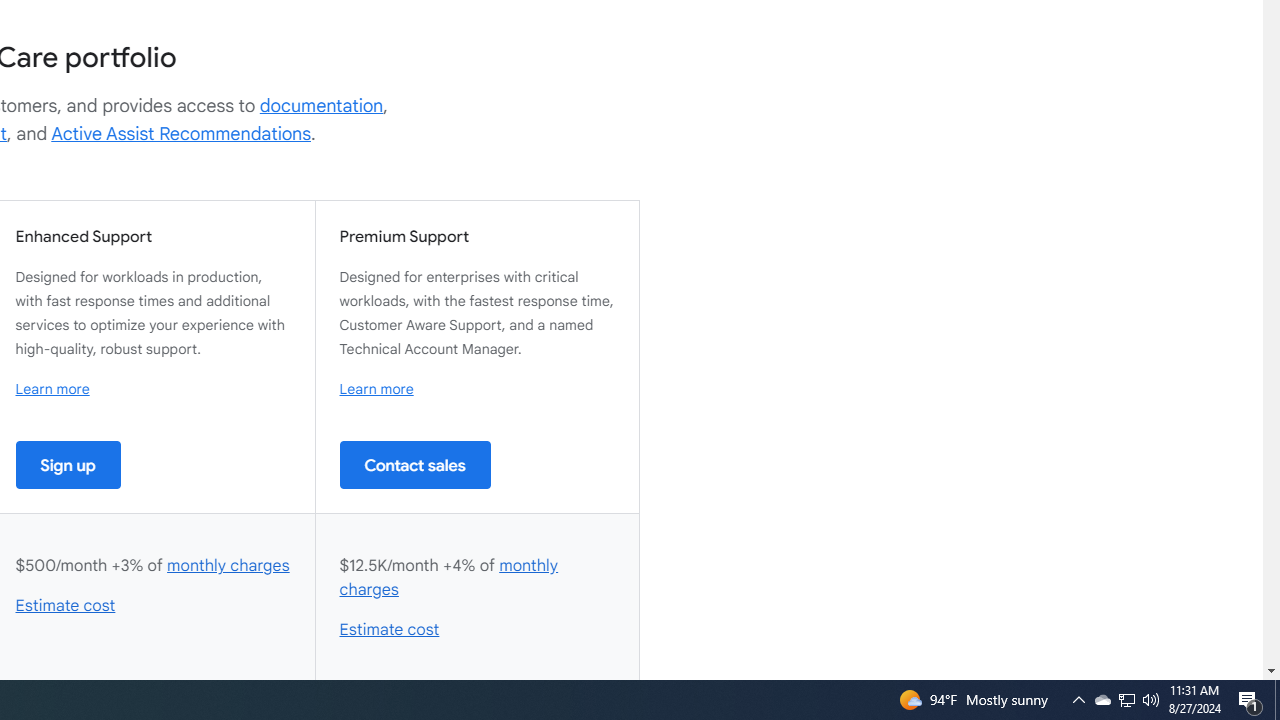 The width and height of the screenshot is (1280, 720). What do you see at coordinates (414, 464) in the screenshot?
I see `'Contact sales'` at bounding box center [414, 464].